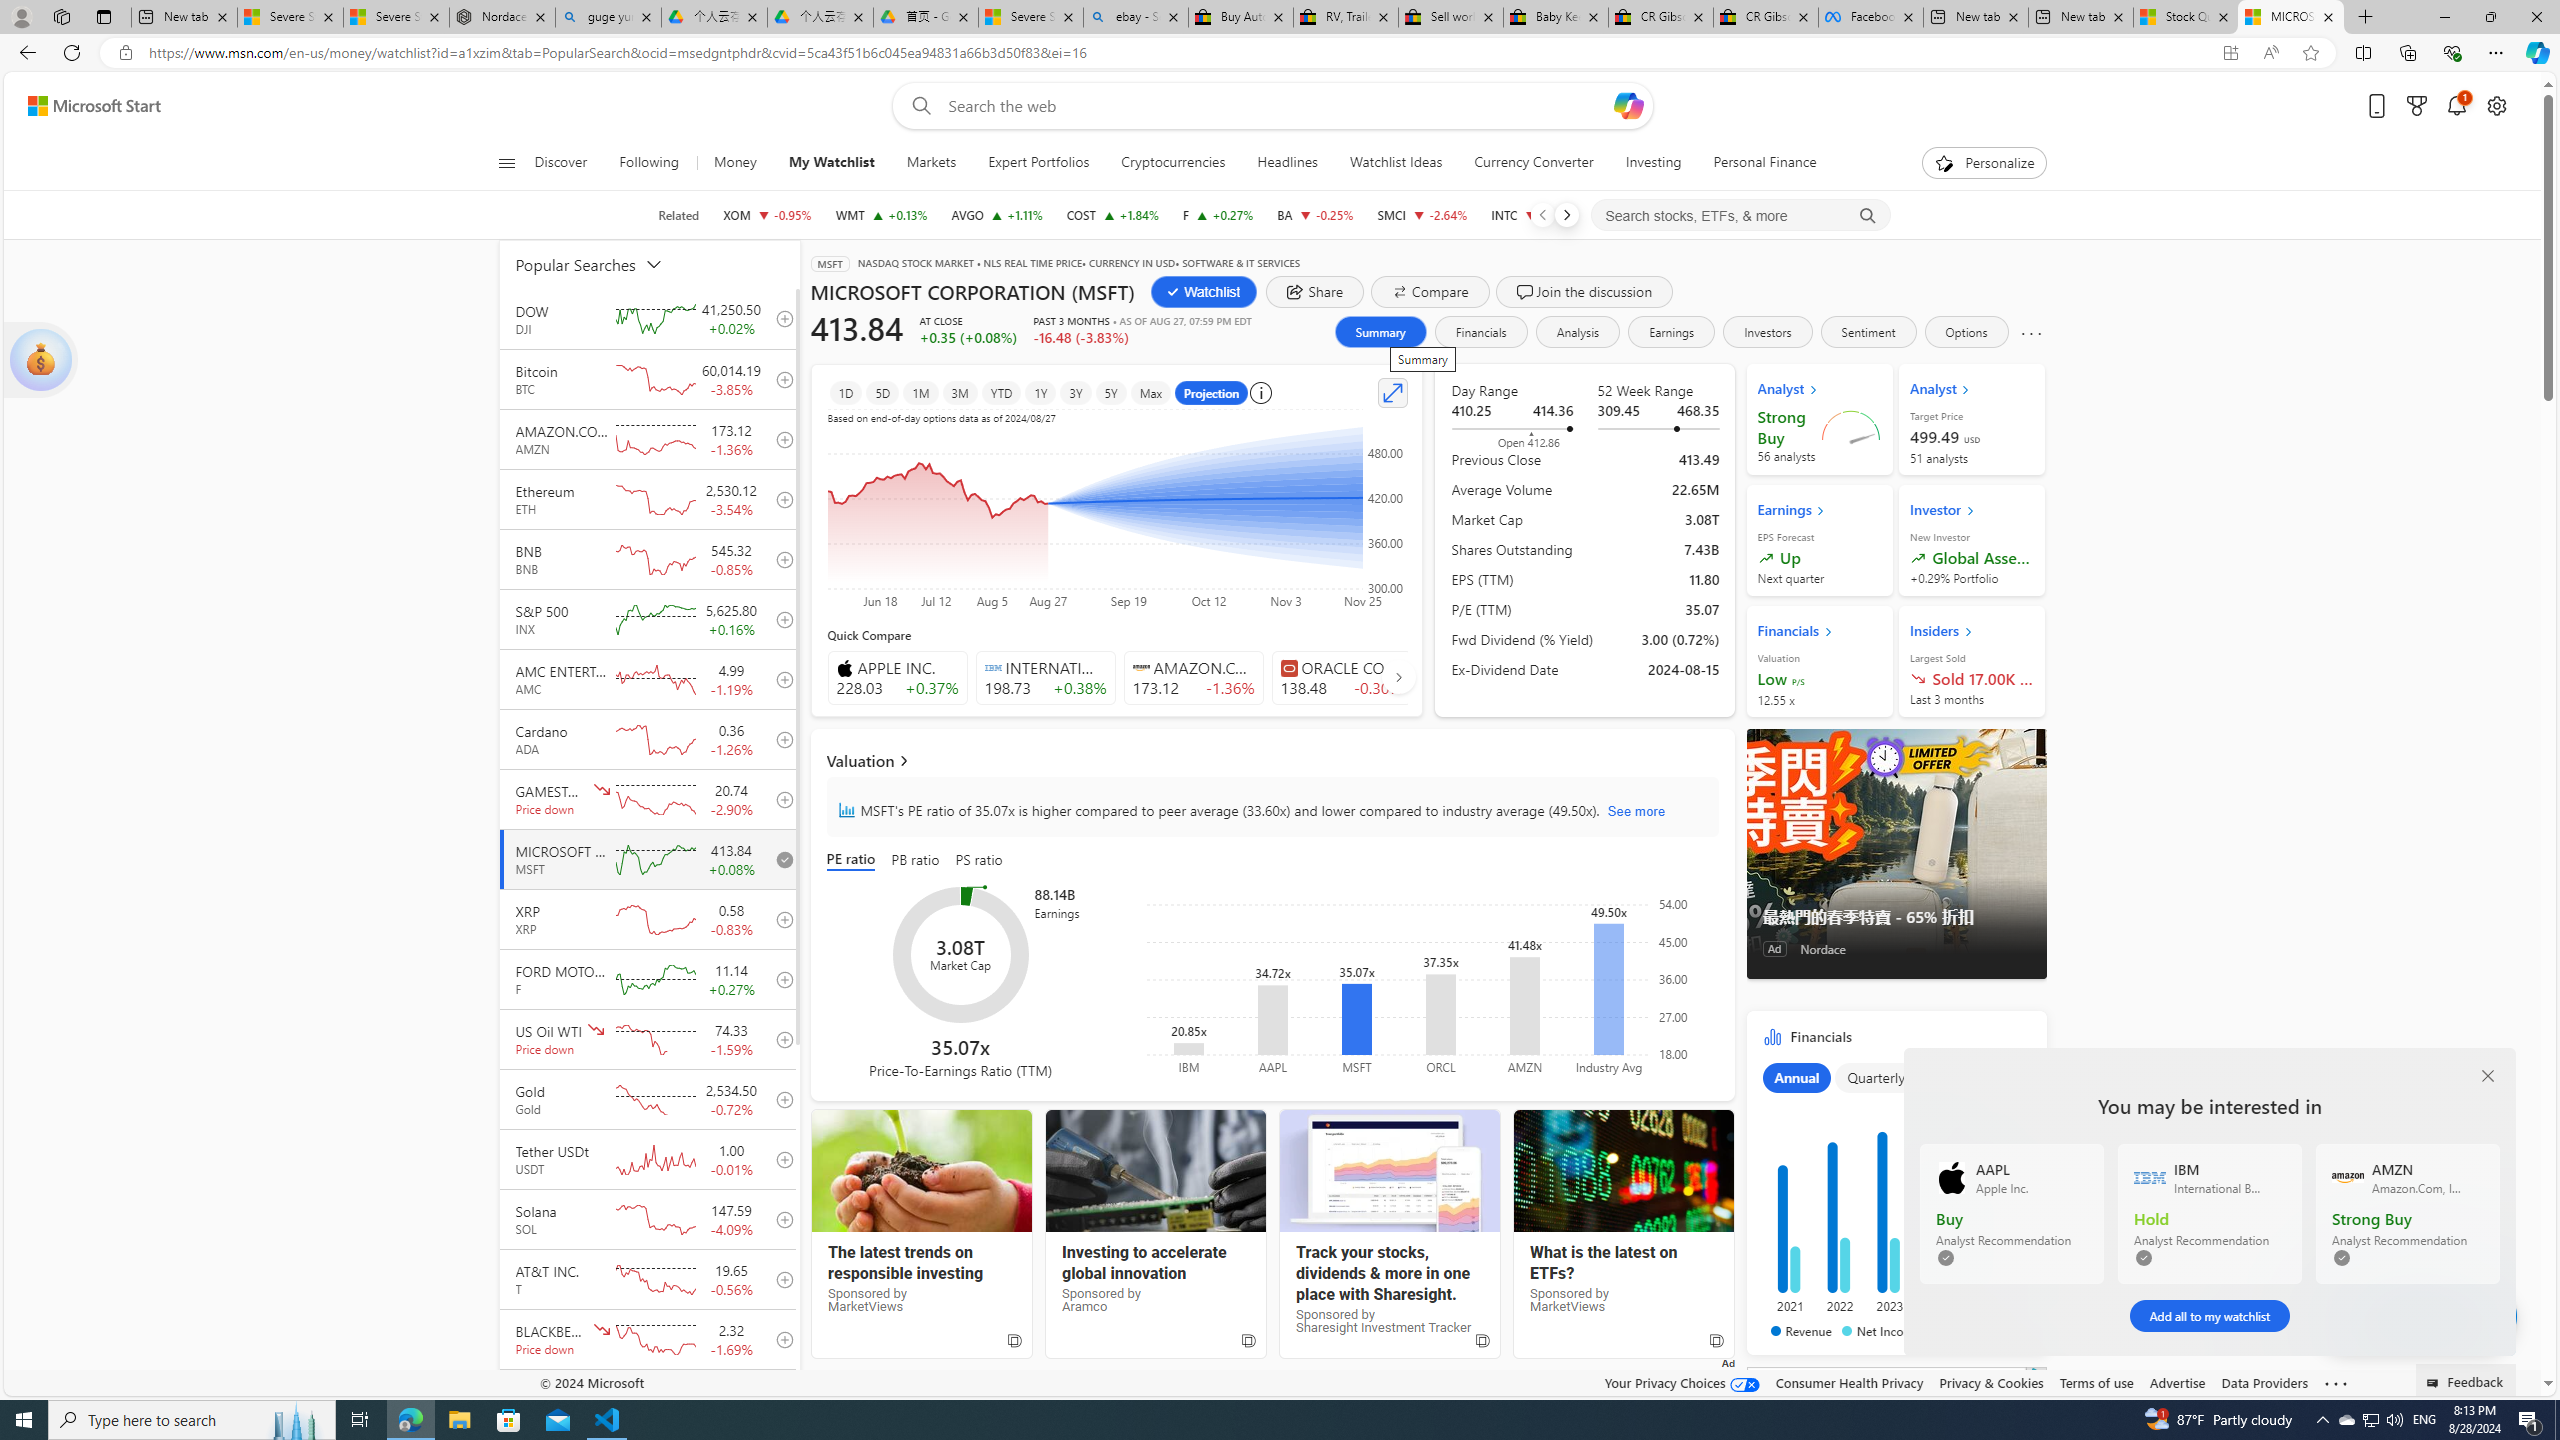 The width and height of the screenshot is (2560, 1440). What do you see at coordinates (608, 16) in the screenshot?
I see `'guge yunpan - Search'` at bounding box center [608, 16].